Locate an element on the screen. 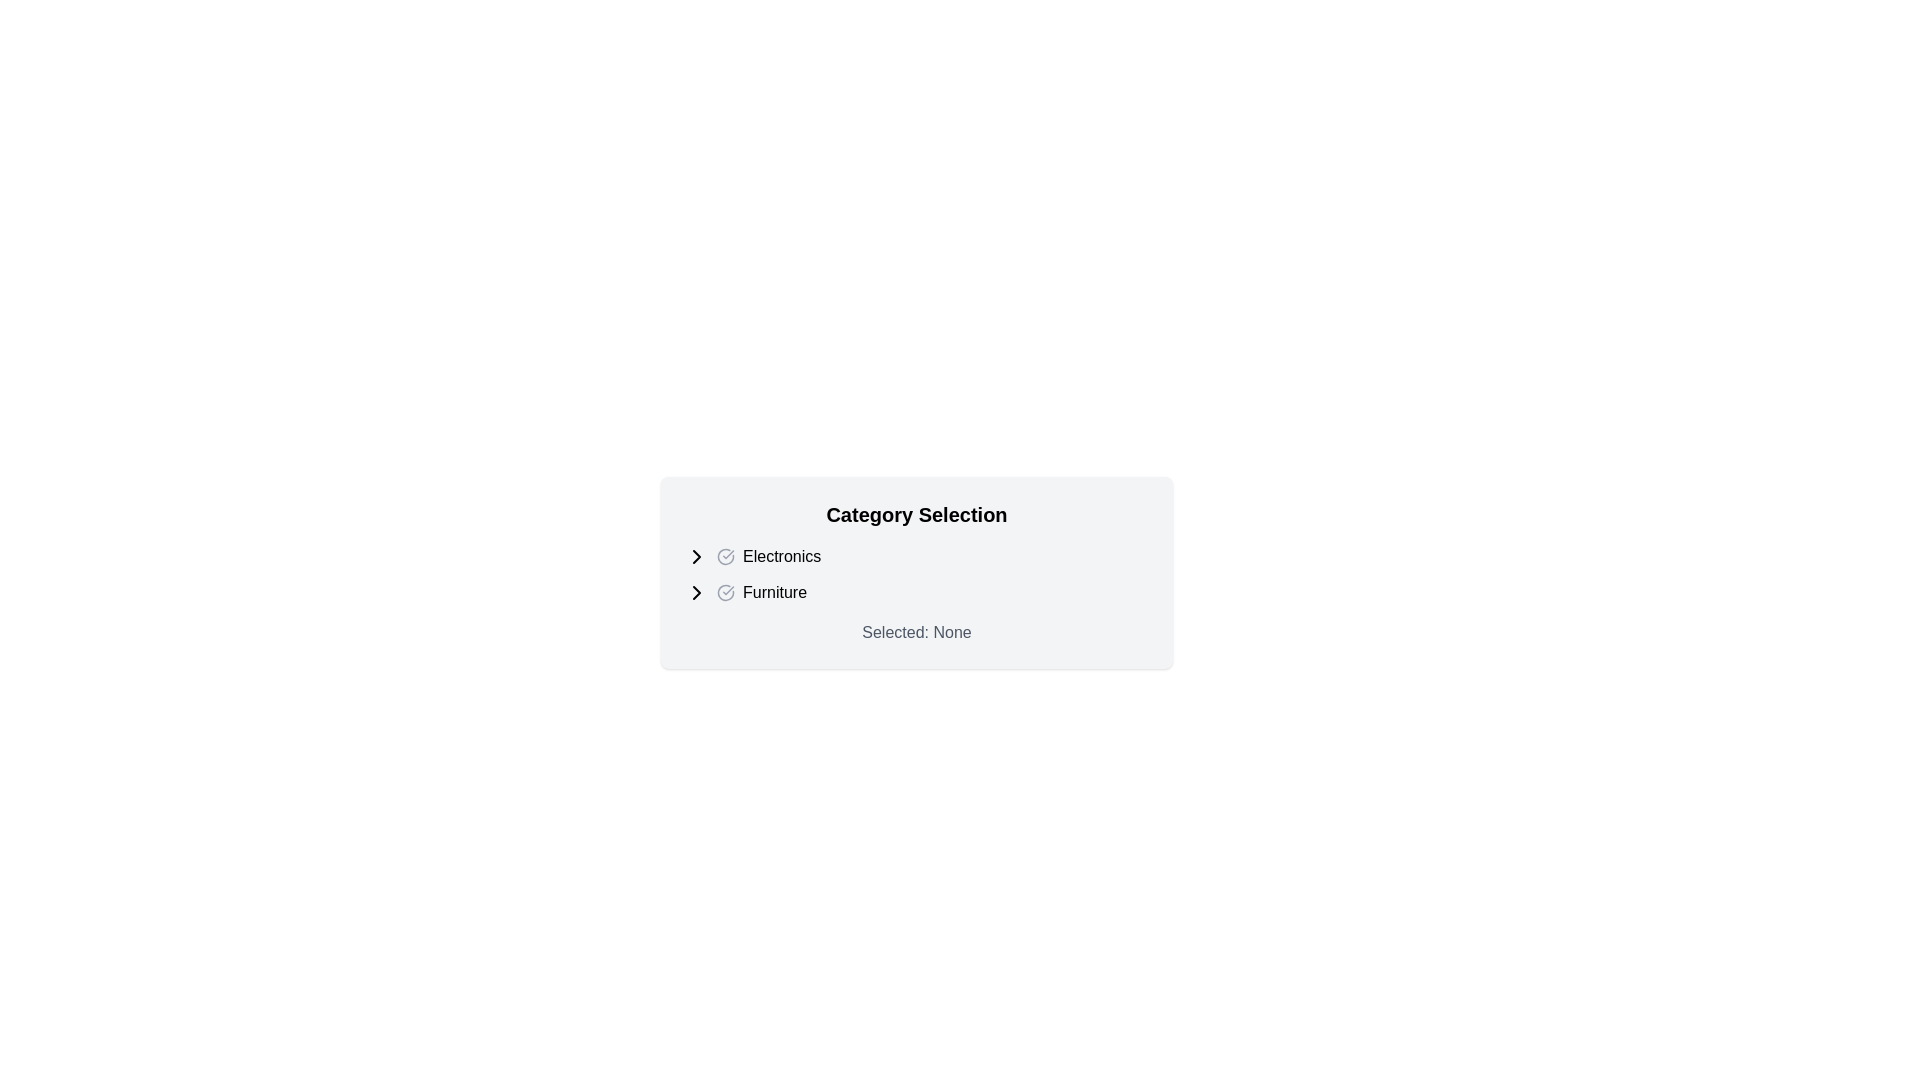  the 'Electronics' list item, which is the first item in the 'Category Selection' vertical list, featuring a bold font and a circular checkbox is located at coordinates (915, 556).